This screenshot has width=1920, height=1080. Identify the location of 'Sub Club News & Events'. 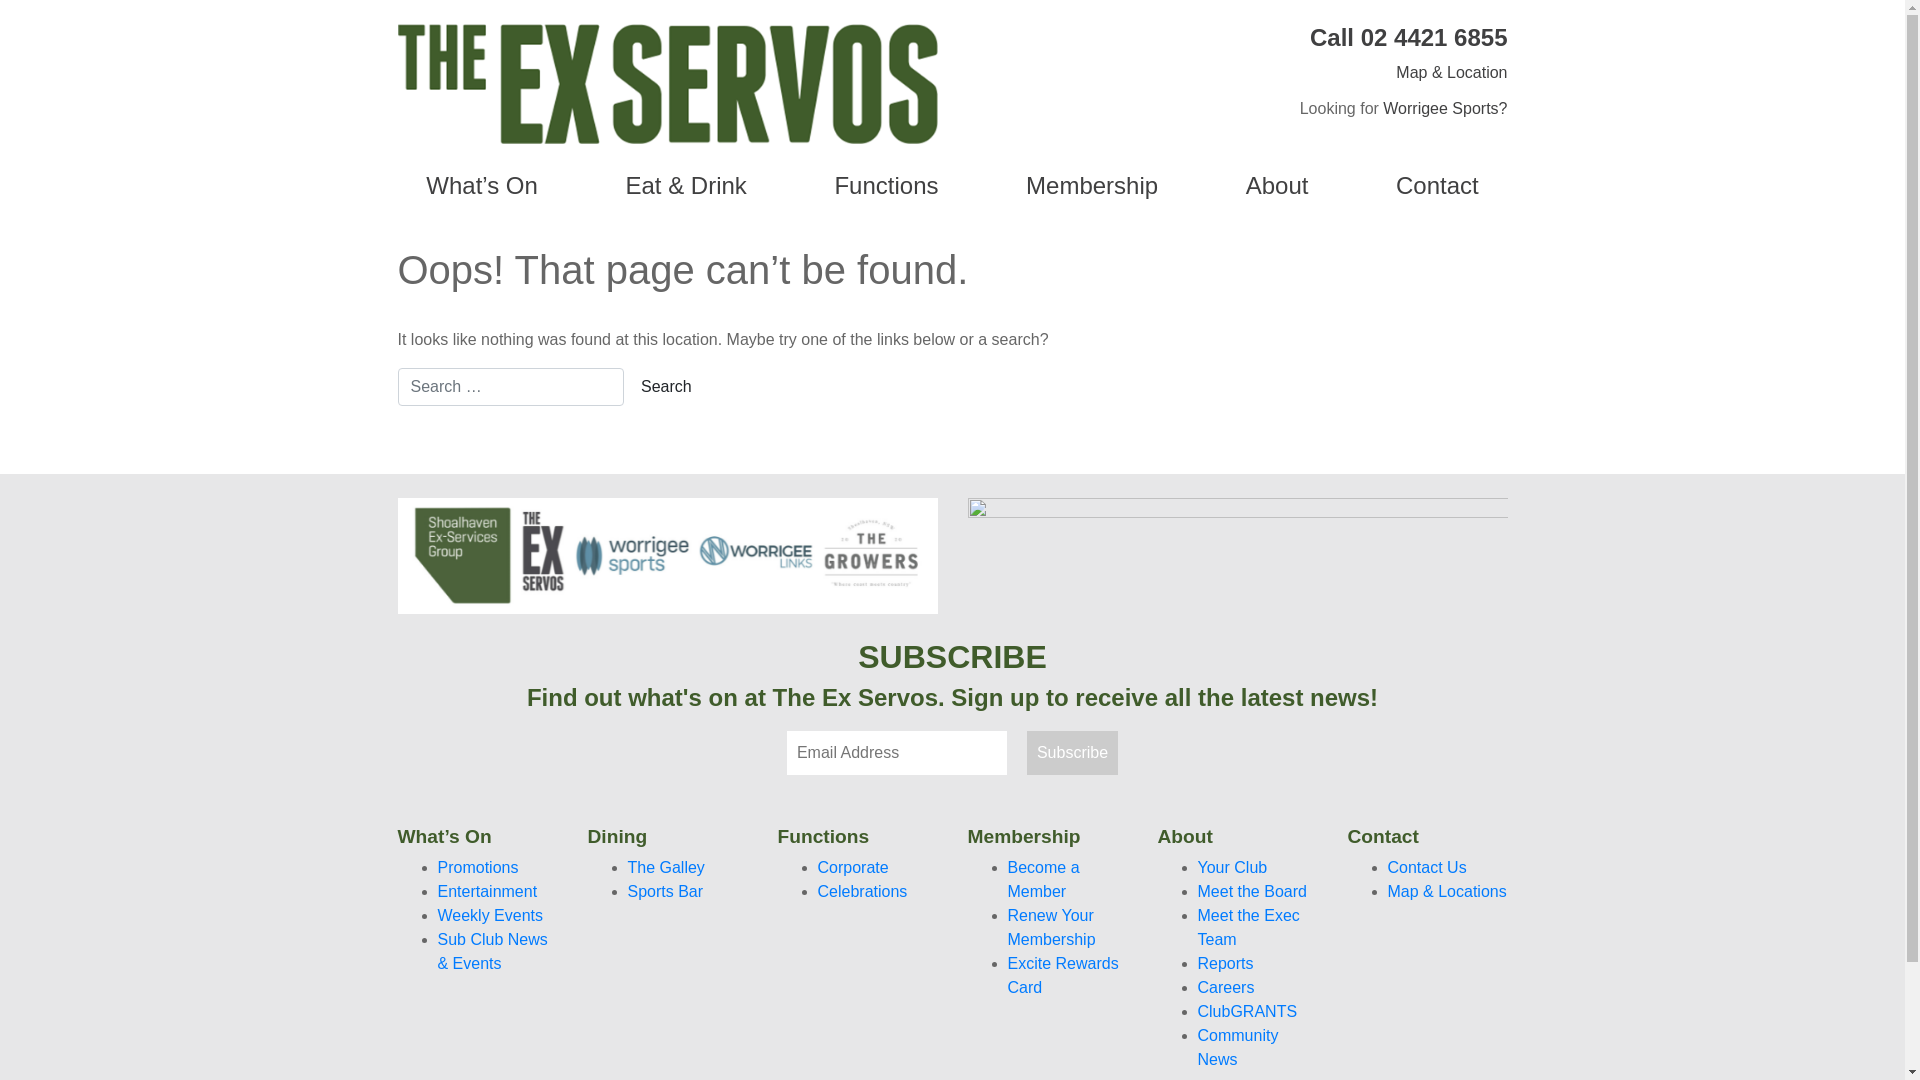
(493, 950).